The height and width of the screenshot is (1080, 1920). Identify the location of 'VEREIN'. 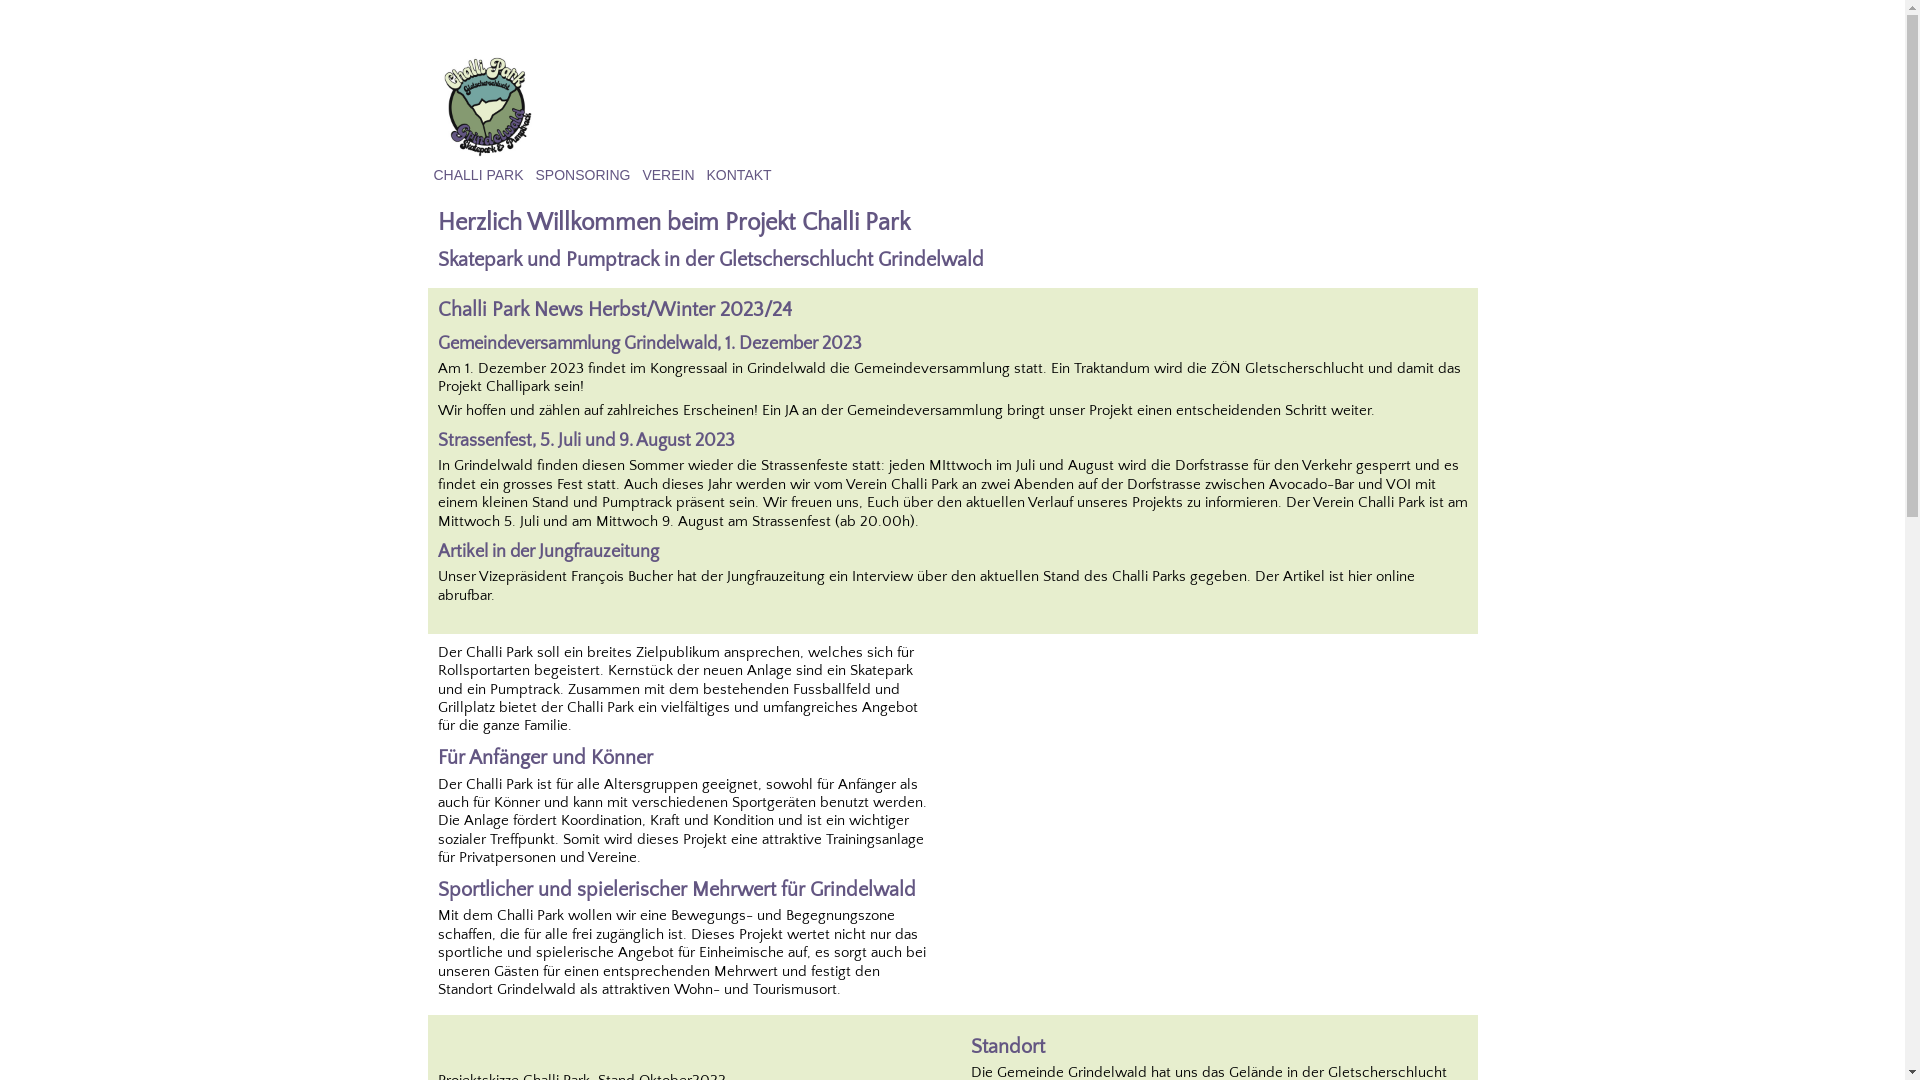
(667, 174).